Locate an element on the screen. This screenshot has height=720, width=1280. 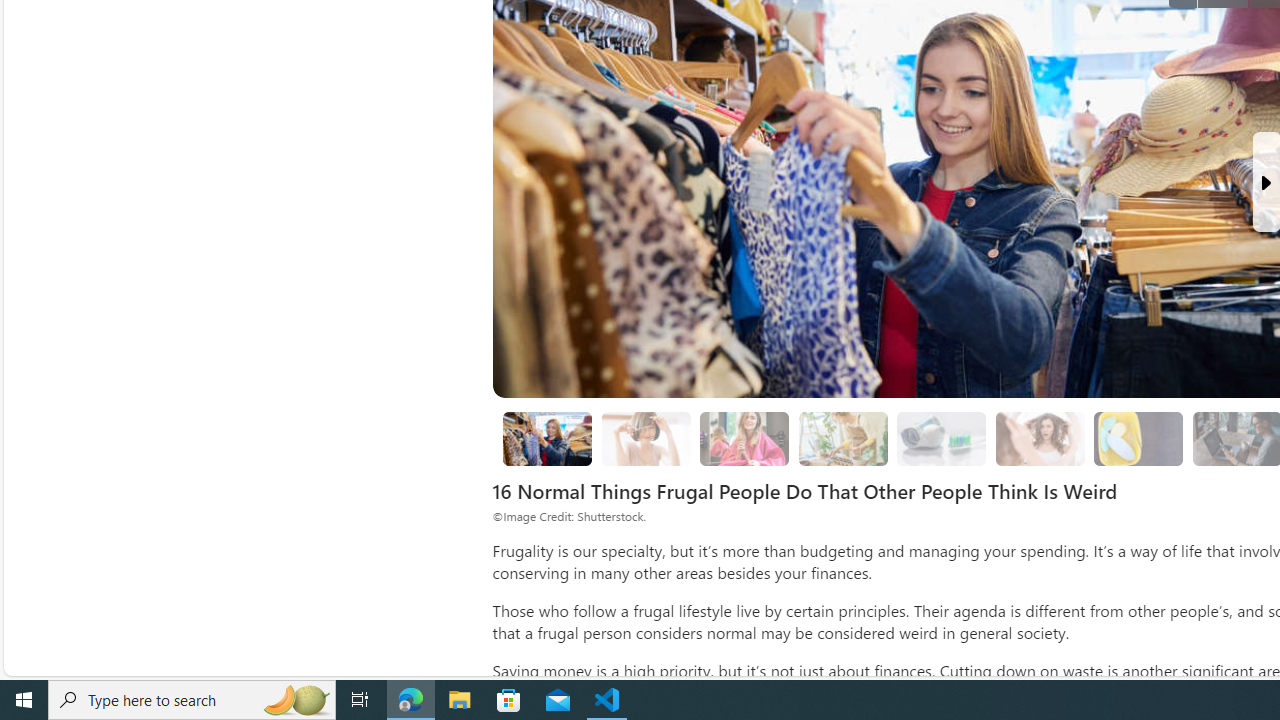
'1. Cutting Hair' is located at coordinates (646, 437).